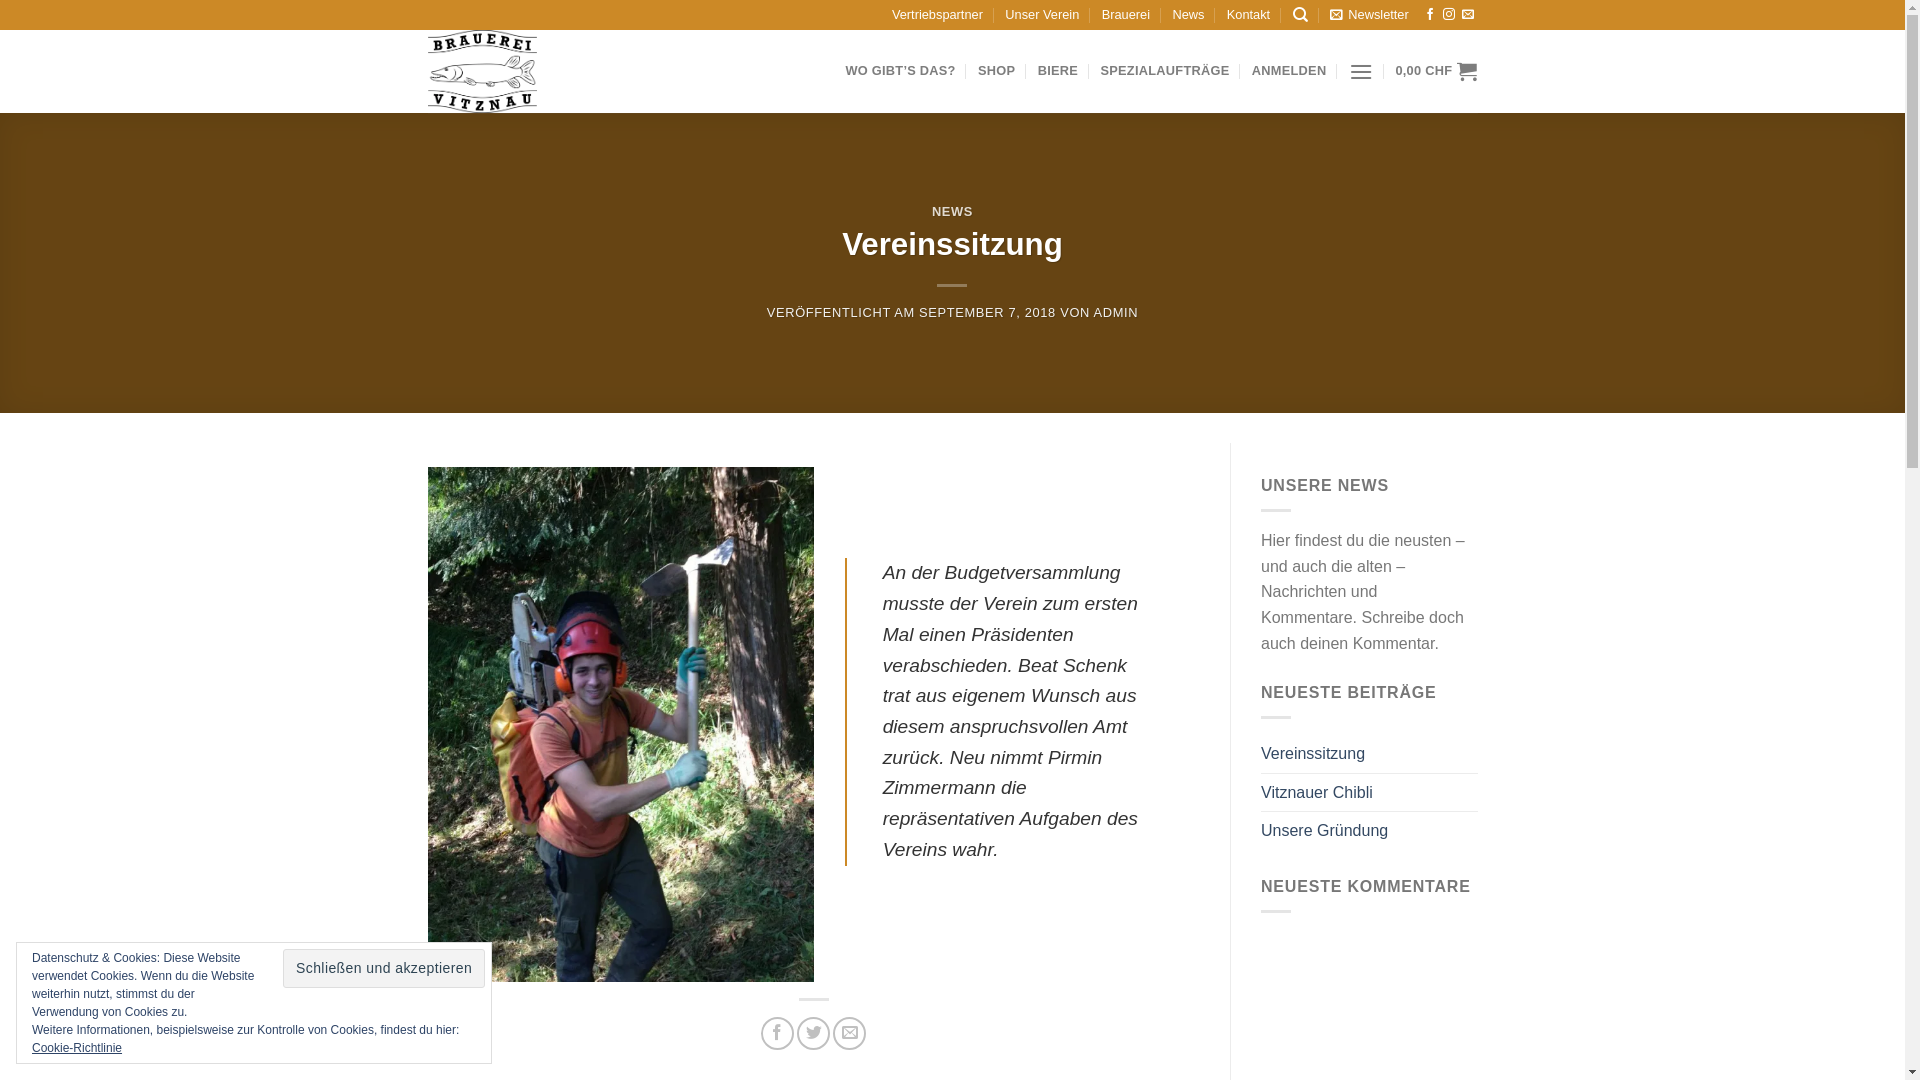  I want to click on 'Cookie-Richtlinie', so click(32, 1047).